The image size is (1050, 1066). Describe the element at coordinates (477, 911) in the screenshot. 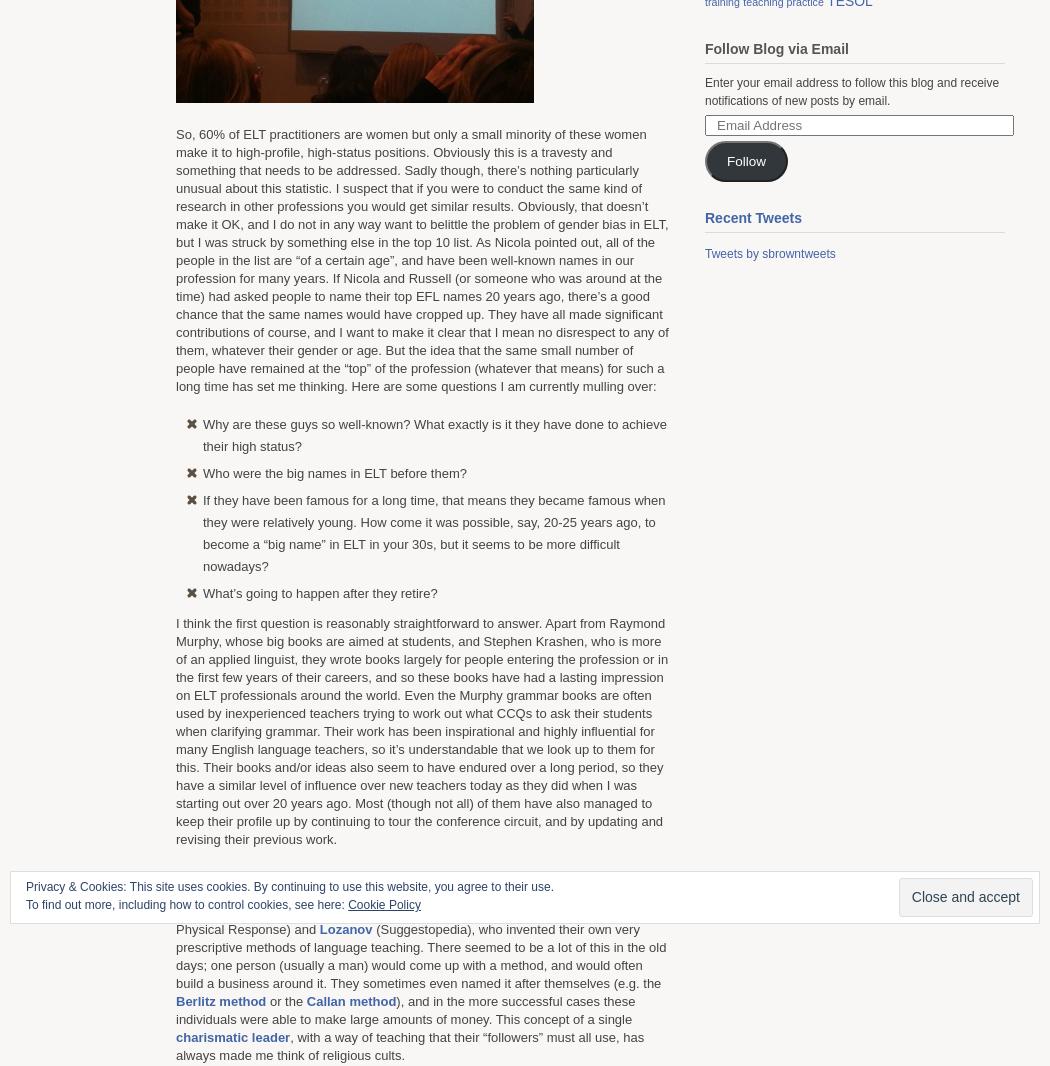

I see `'Gattegno'` at that location.